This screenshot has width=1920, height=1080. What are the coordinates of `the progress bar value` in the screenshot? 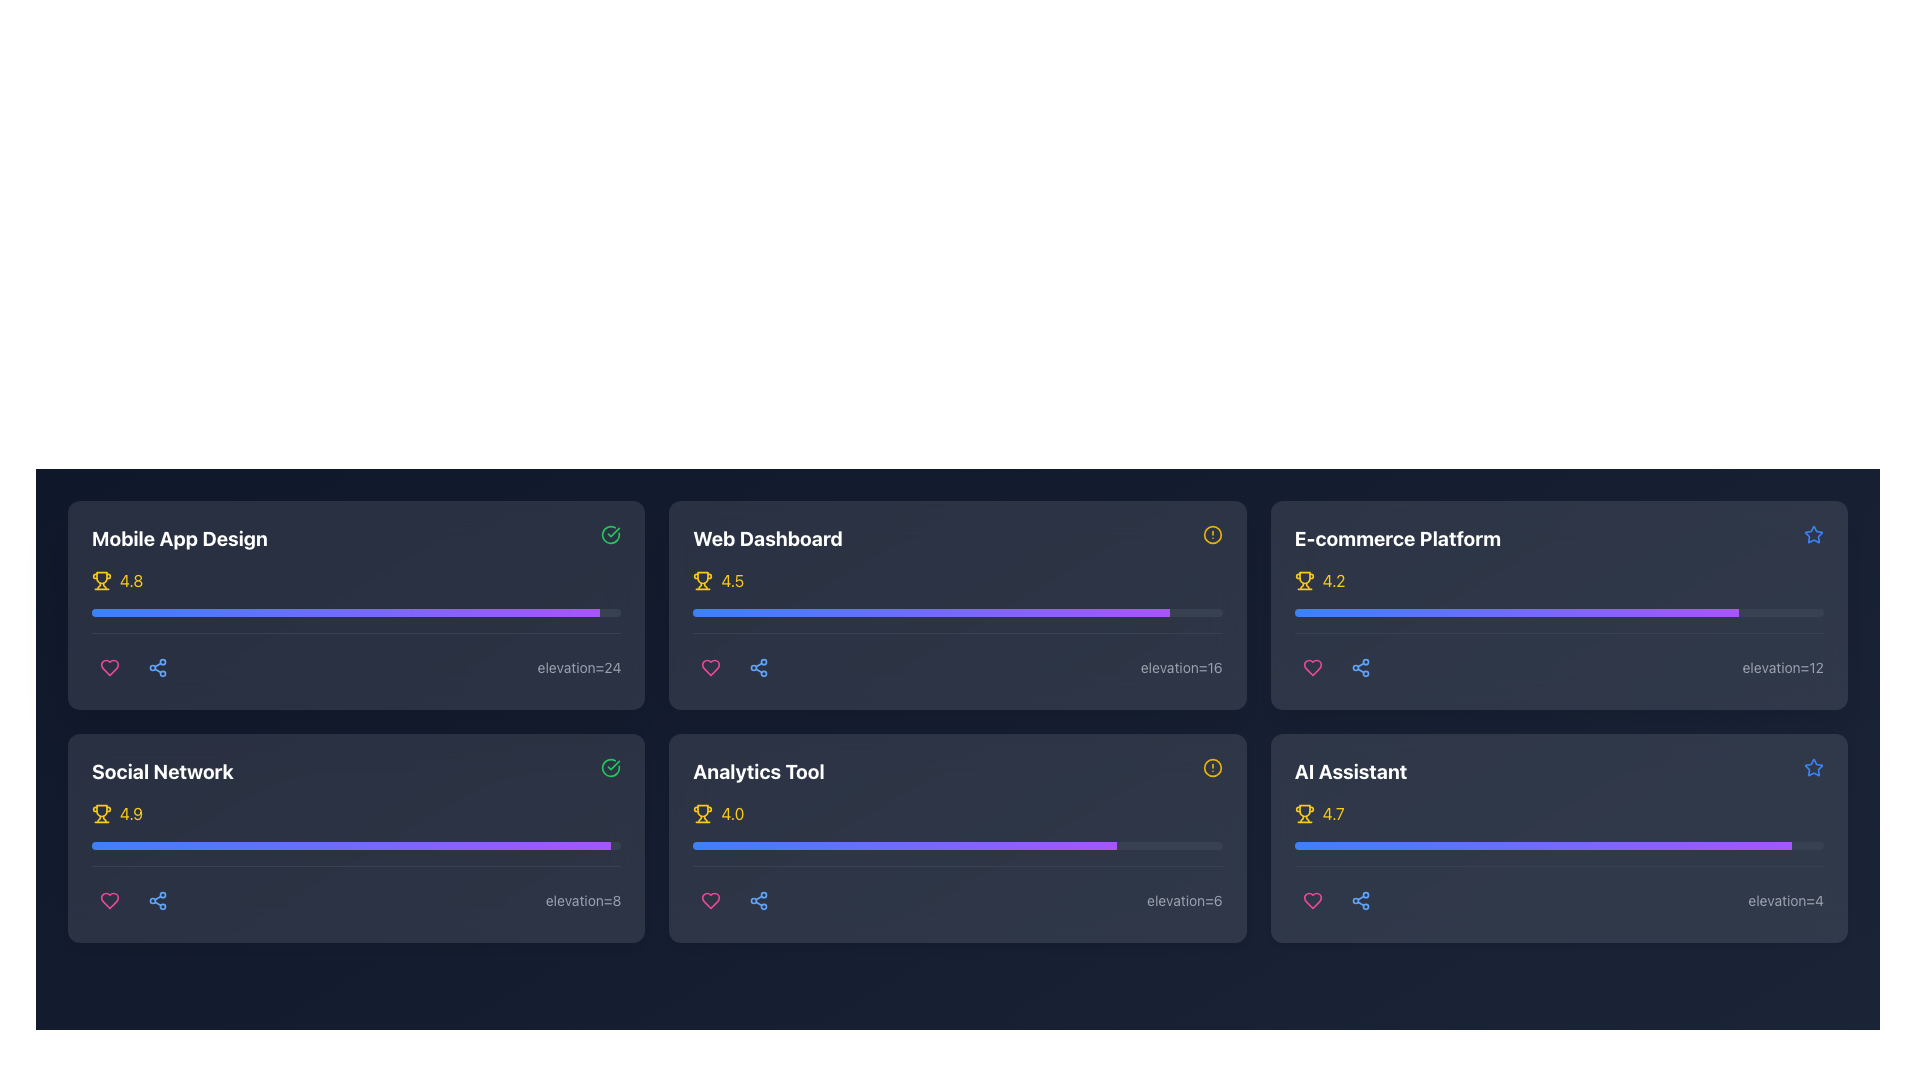 It's located at (1516, 612).